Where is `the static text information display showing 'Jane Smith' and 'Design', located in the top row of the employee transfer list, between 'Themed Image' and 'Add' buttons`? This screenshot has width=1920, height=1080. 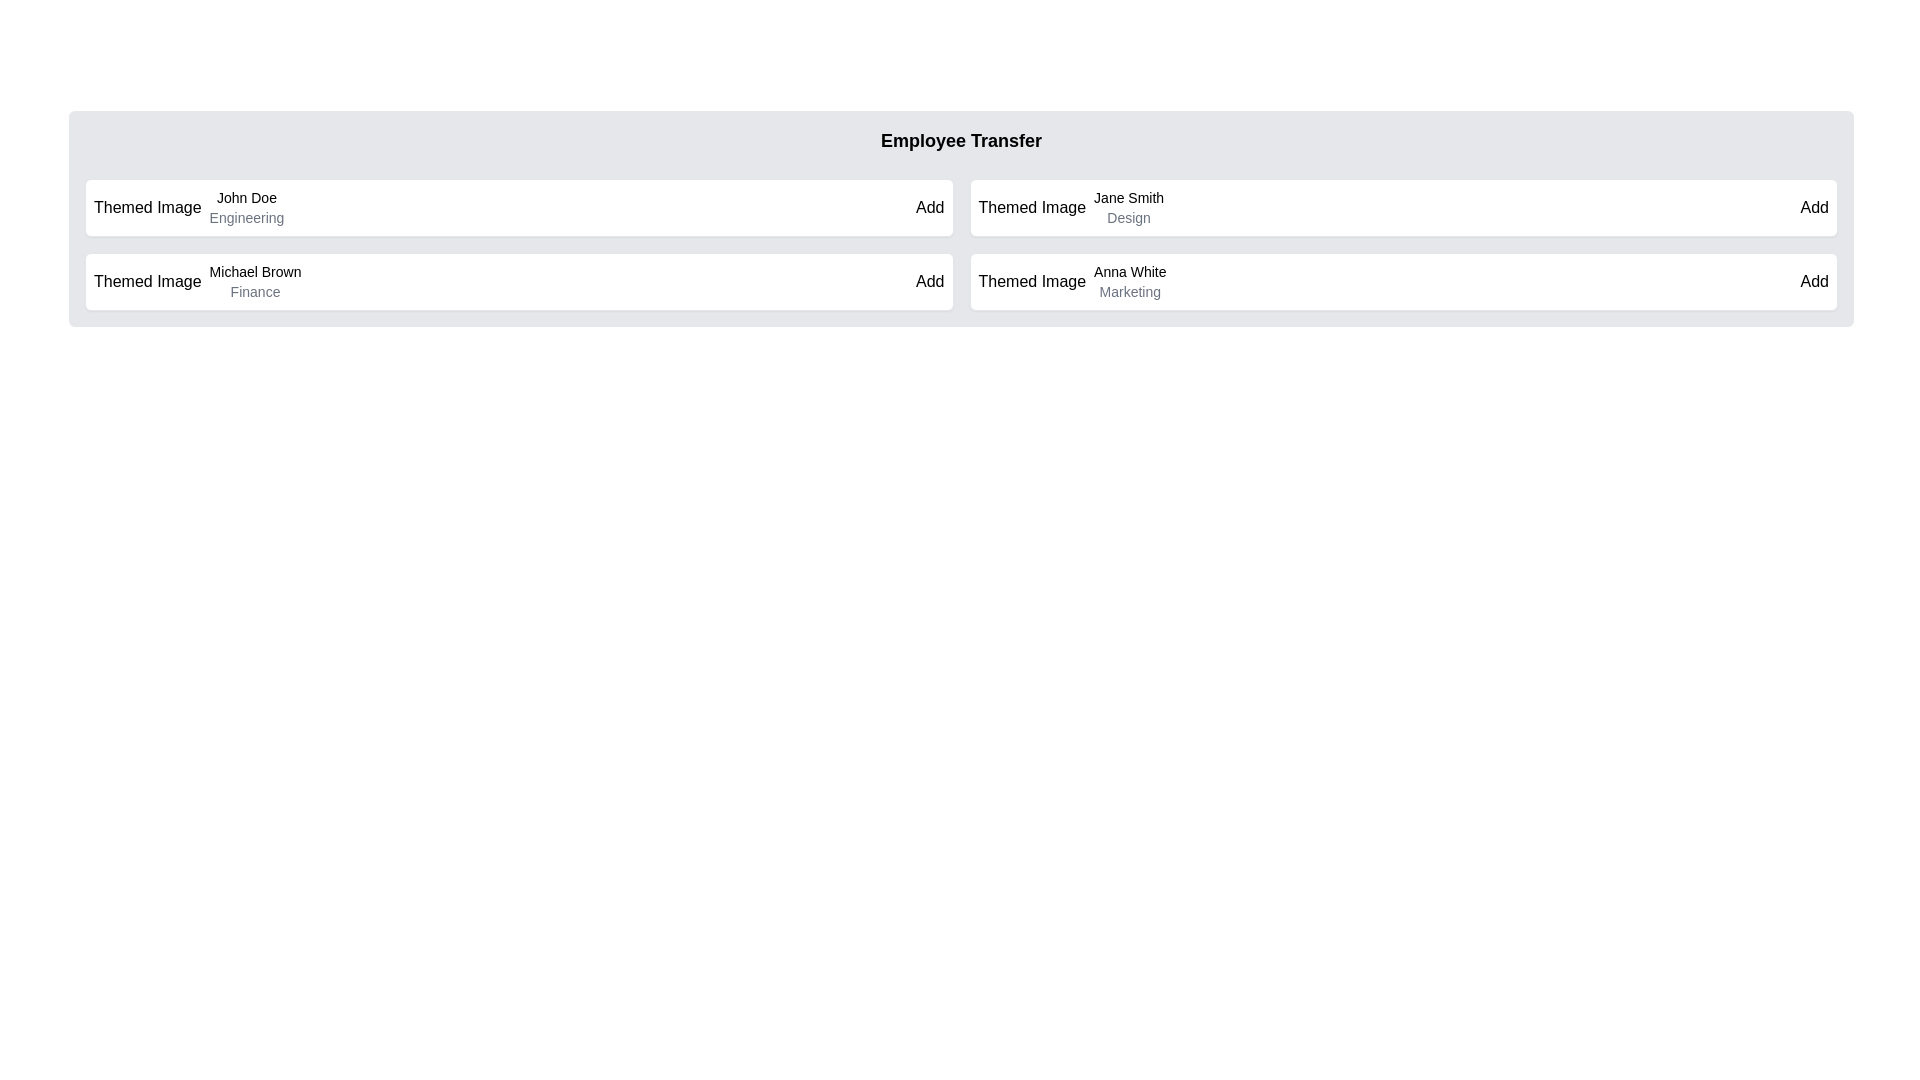
the static text information display showing 'Jane Smith' and 'Design', located in the top row of the employee transfer list, between 'Themed Image' and 'Add' buttons is located at coordinates (1129, 208).